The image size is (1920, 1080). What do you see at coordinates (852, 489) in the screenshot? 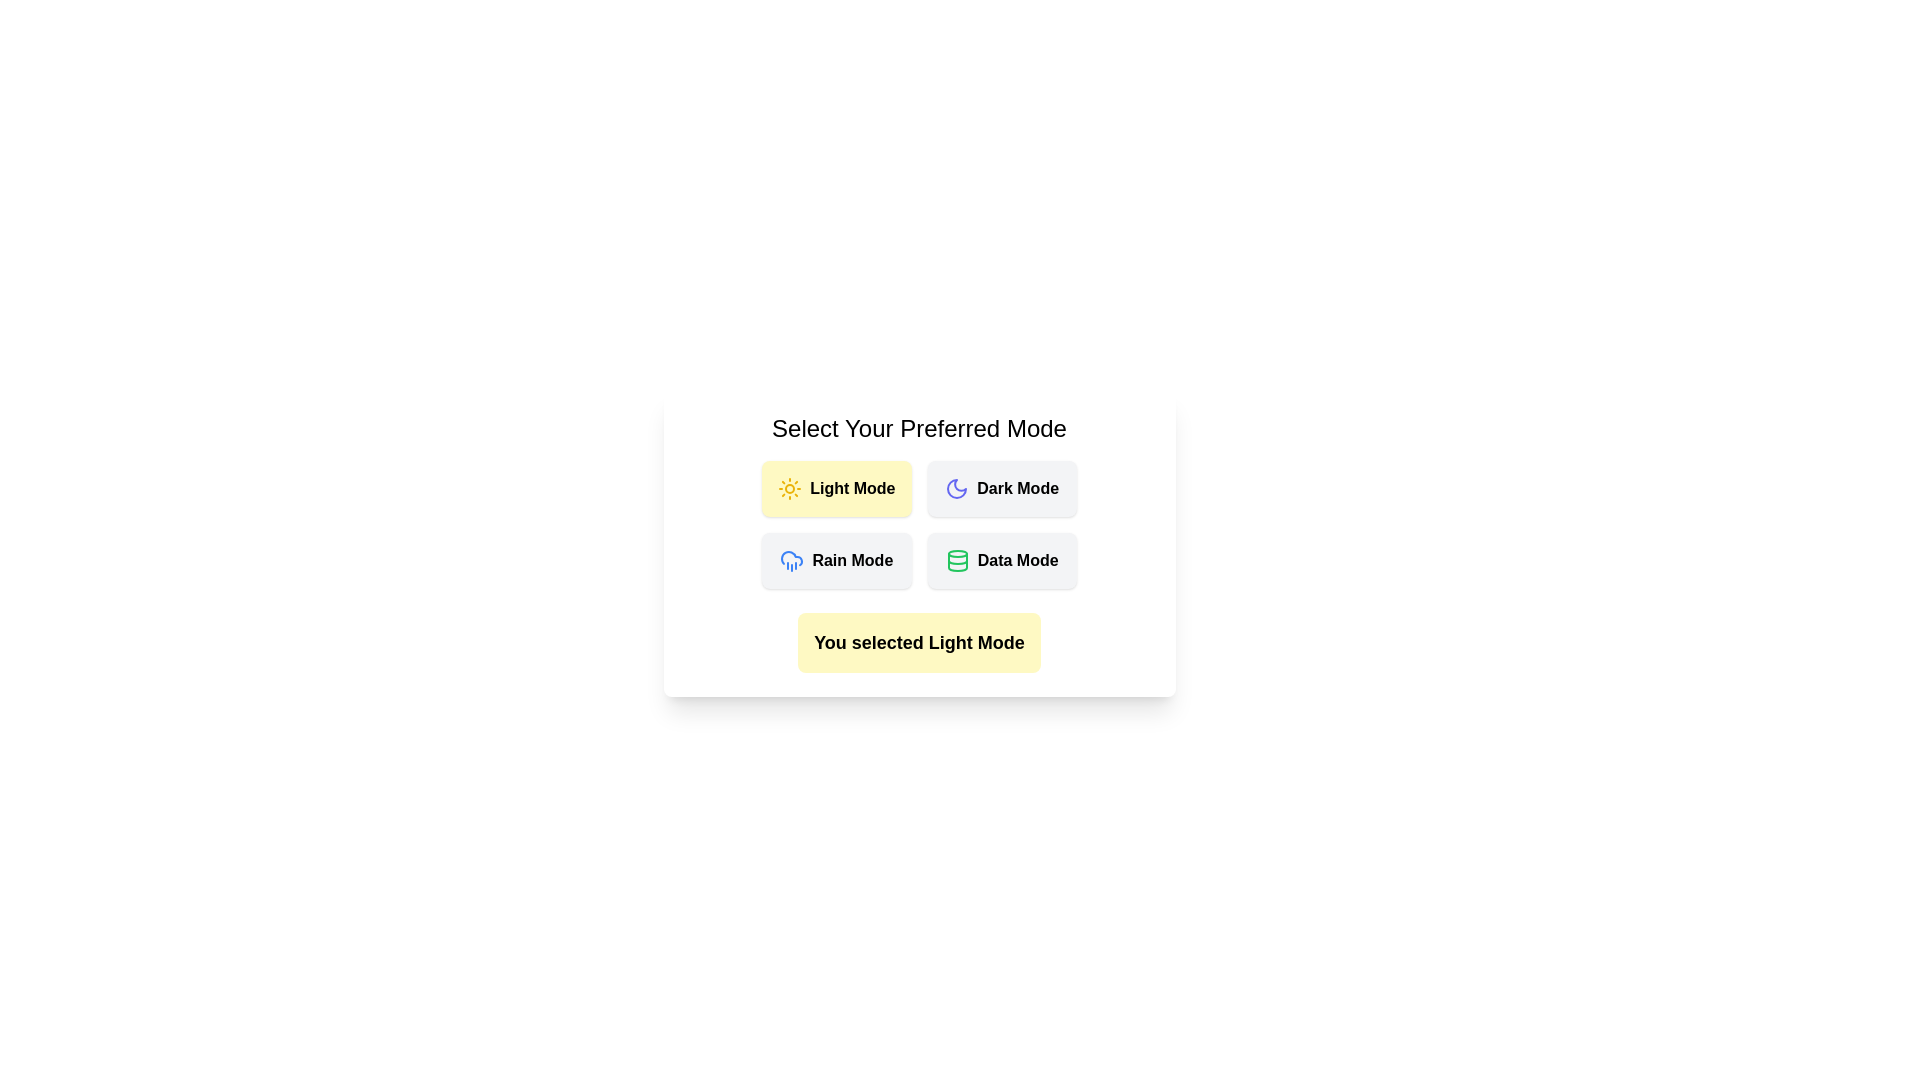
I see `the 'Light Mode' text label, which is styled in bold and located under 'Select Your Preferred Mode' in the UI control group` at bounding box center [852, 489].